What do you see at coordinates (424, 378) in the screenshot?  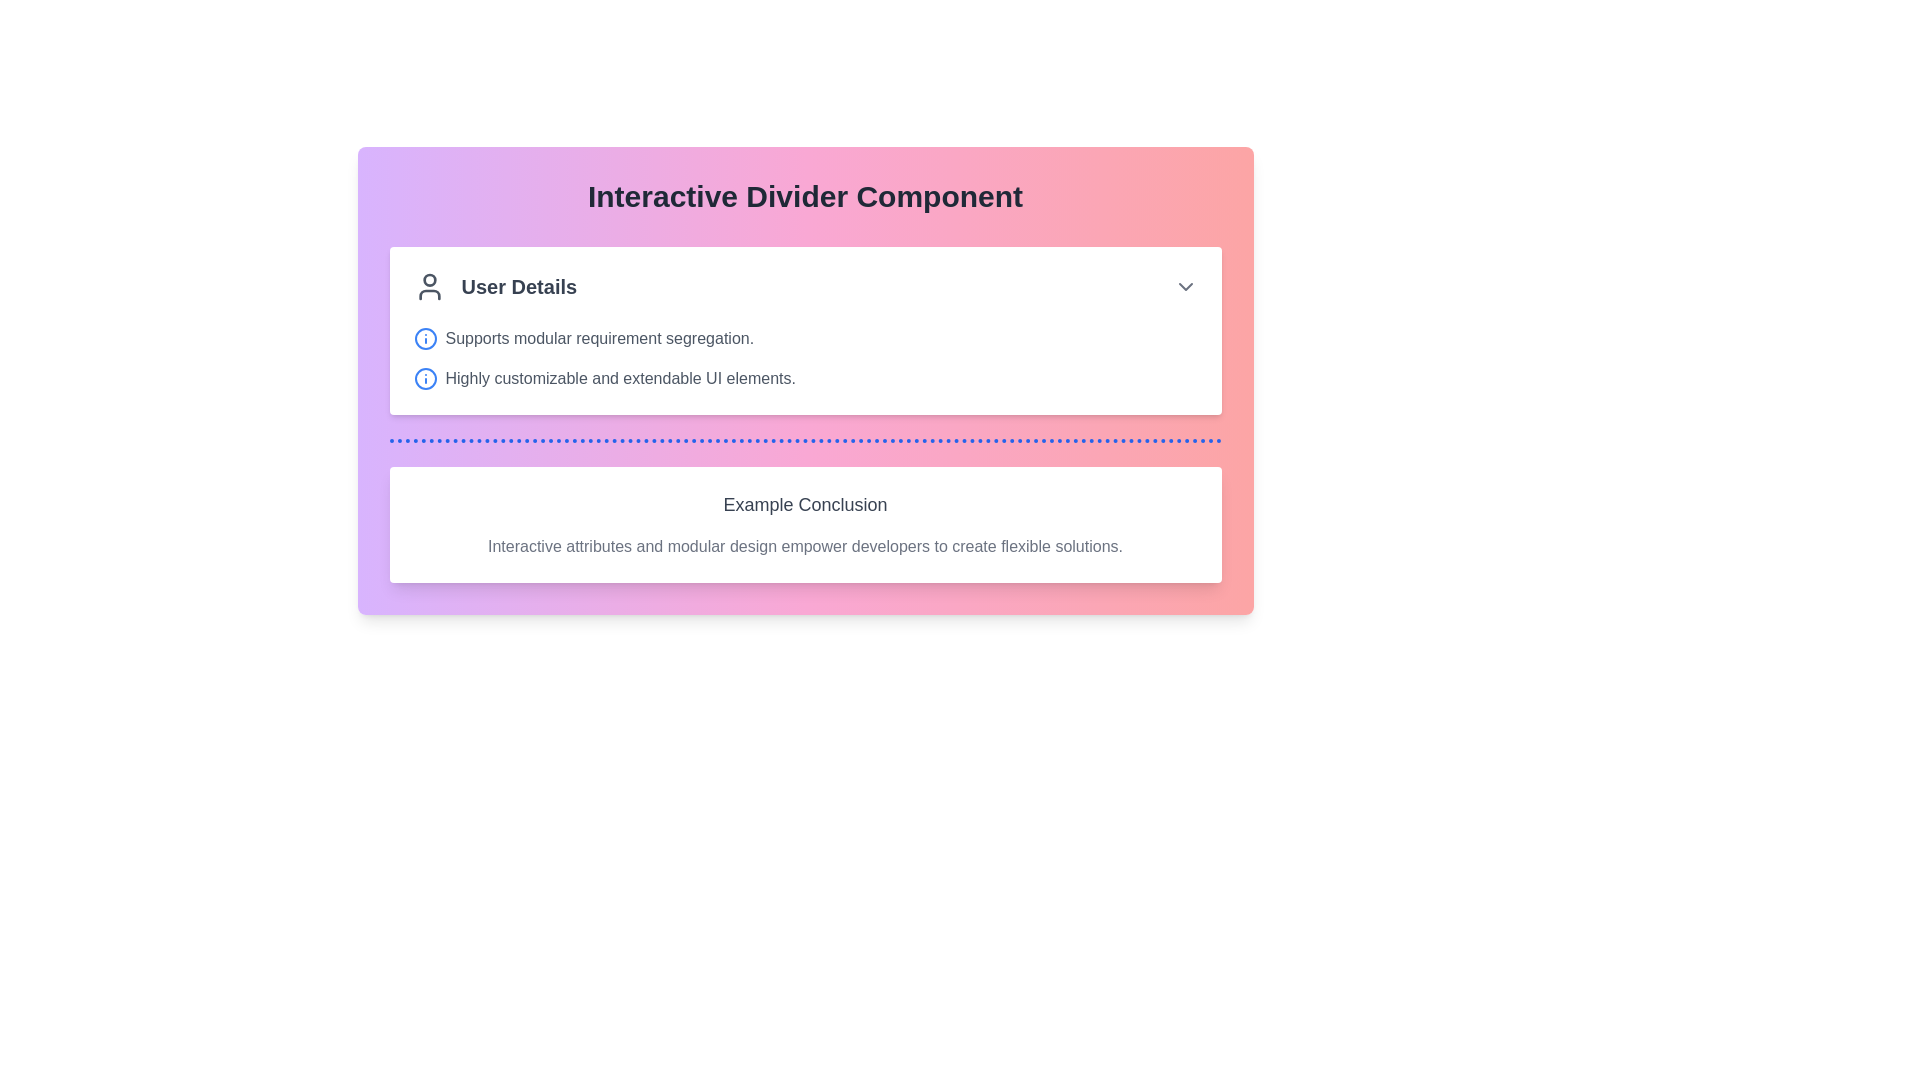 I see `the circular blue outlined info icon located to the left of the text 'Highly customizable and extendable UI elements.' in the second section under 'User Details'` at bounding box center [424, 378].